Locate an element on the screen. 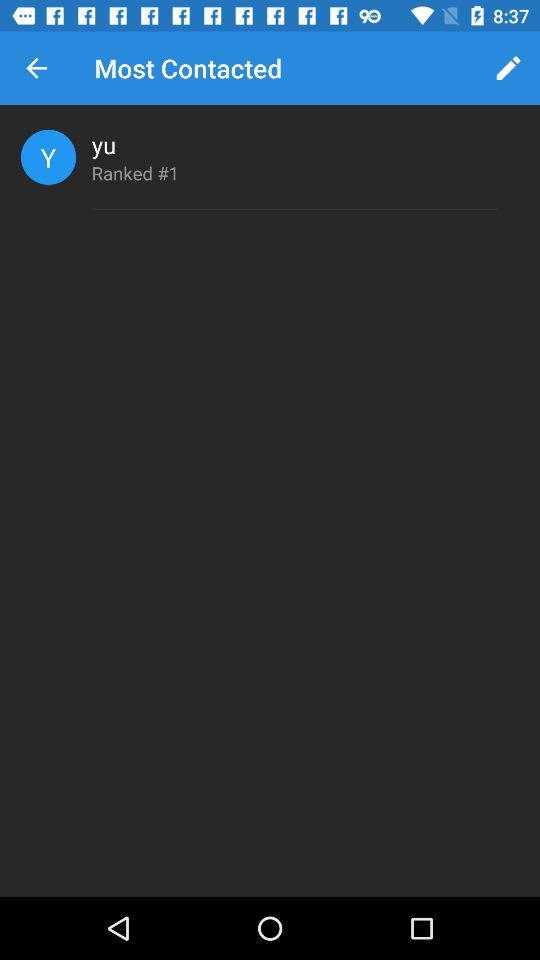 The width and height of the screenshot is (540, 960). item next to most contacted is located at coordinates (508, 68).